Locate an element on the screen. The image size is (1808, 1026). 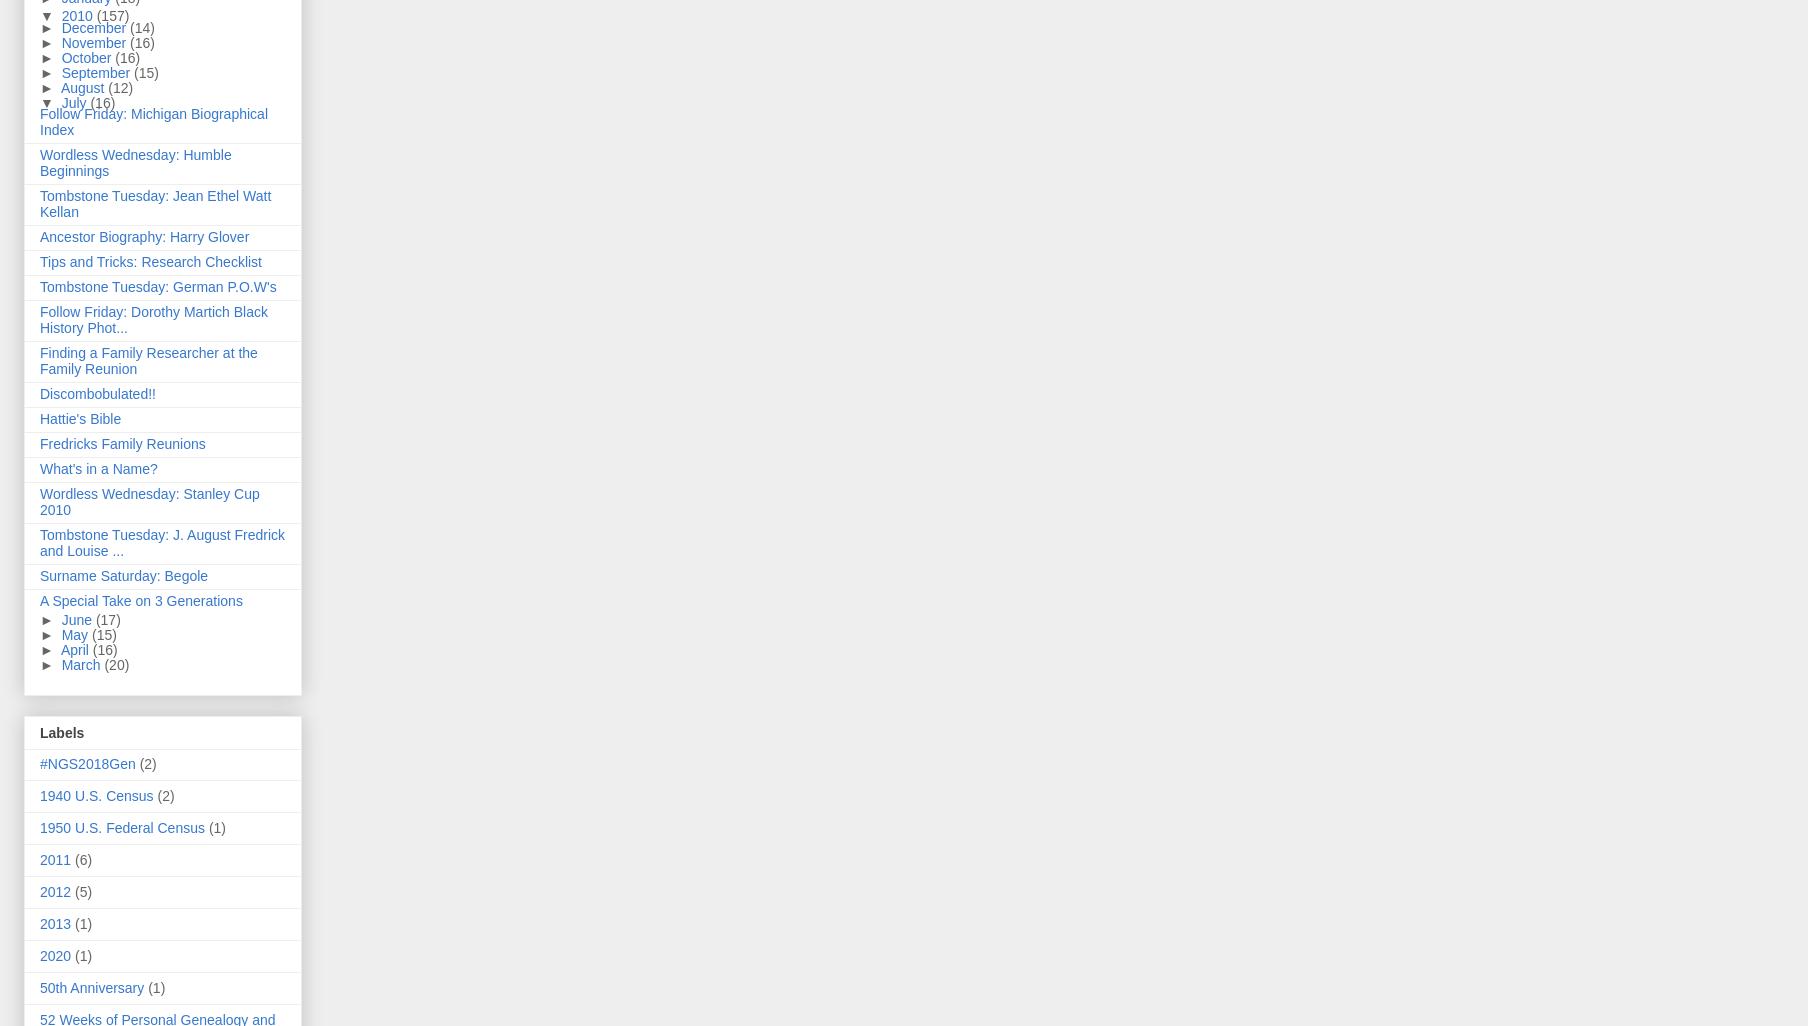
'(6)' is located at coordinates (75, 859).